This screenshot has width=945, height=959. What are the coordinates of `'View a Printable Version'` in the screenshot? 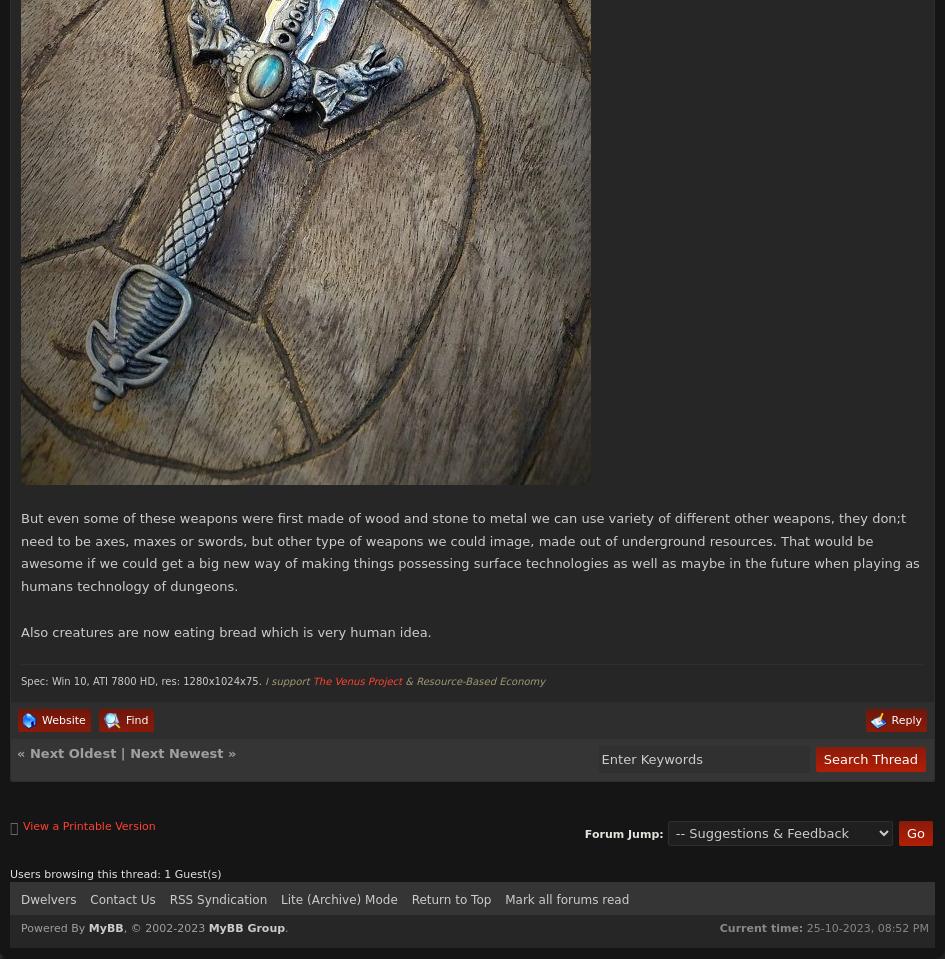 It's located at (88, 824).